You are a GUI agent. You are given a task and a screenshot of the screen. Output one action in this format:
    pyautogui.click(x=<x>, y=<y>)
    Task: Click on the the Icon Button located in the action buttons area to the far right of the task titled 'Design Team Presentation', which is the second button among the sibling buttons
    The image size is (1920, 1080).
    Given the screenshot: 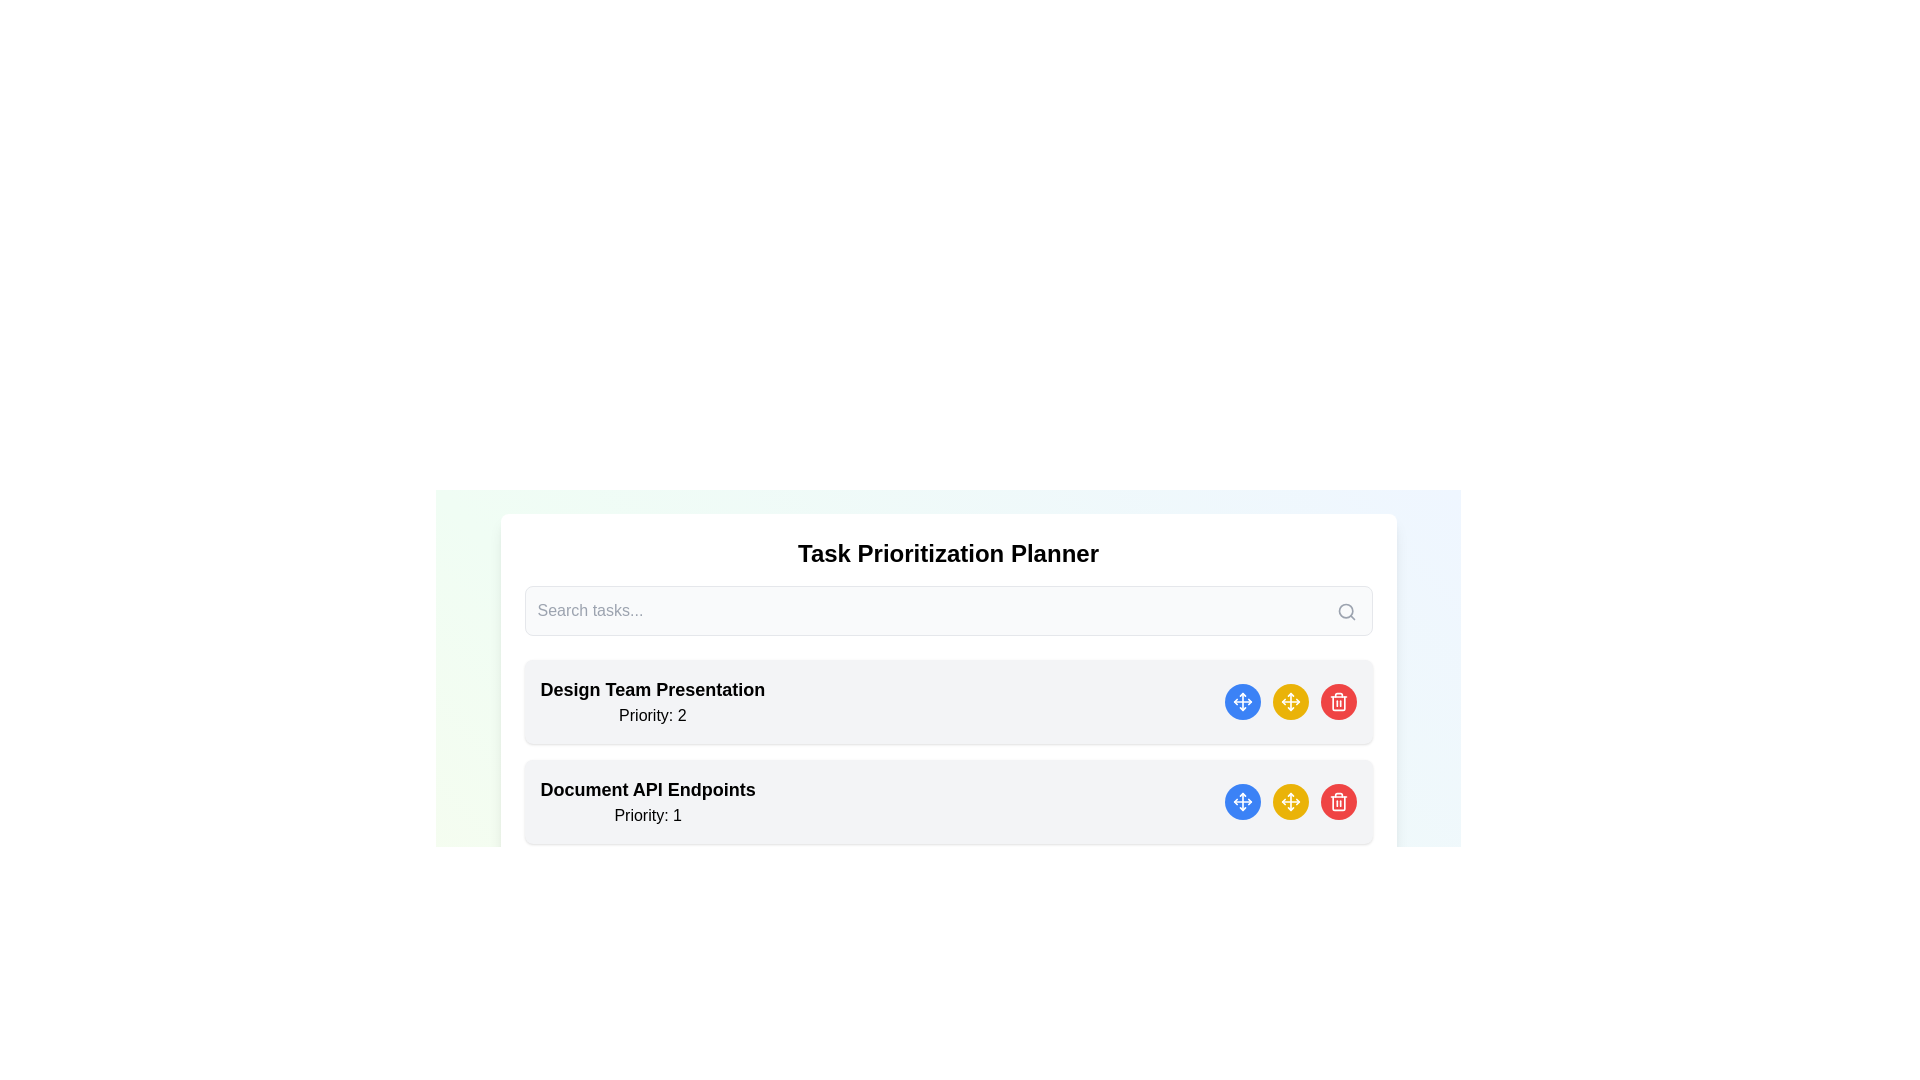 What is the action you would take?
    pyautogui.click(x=1241, y=701)
    